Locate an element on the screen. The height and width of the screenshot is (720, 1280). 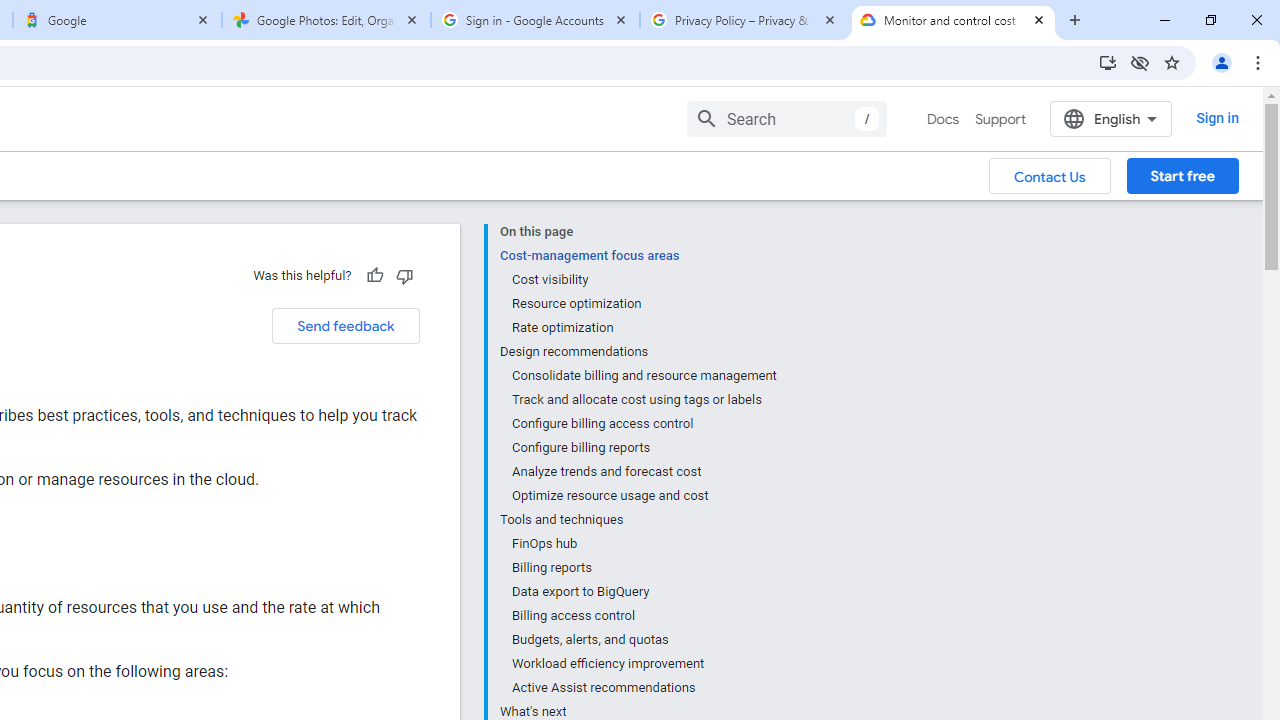
'Consolidate billing and resource management' is located at coordinates (643, 376).